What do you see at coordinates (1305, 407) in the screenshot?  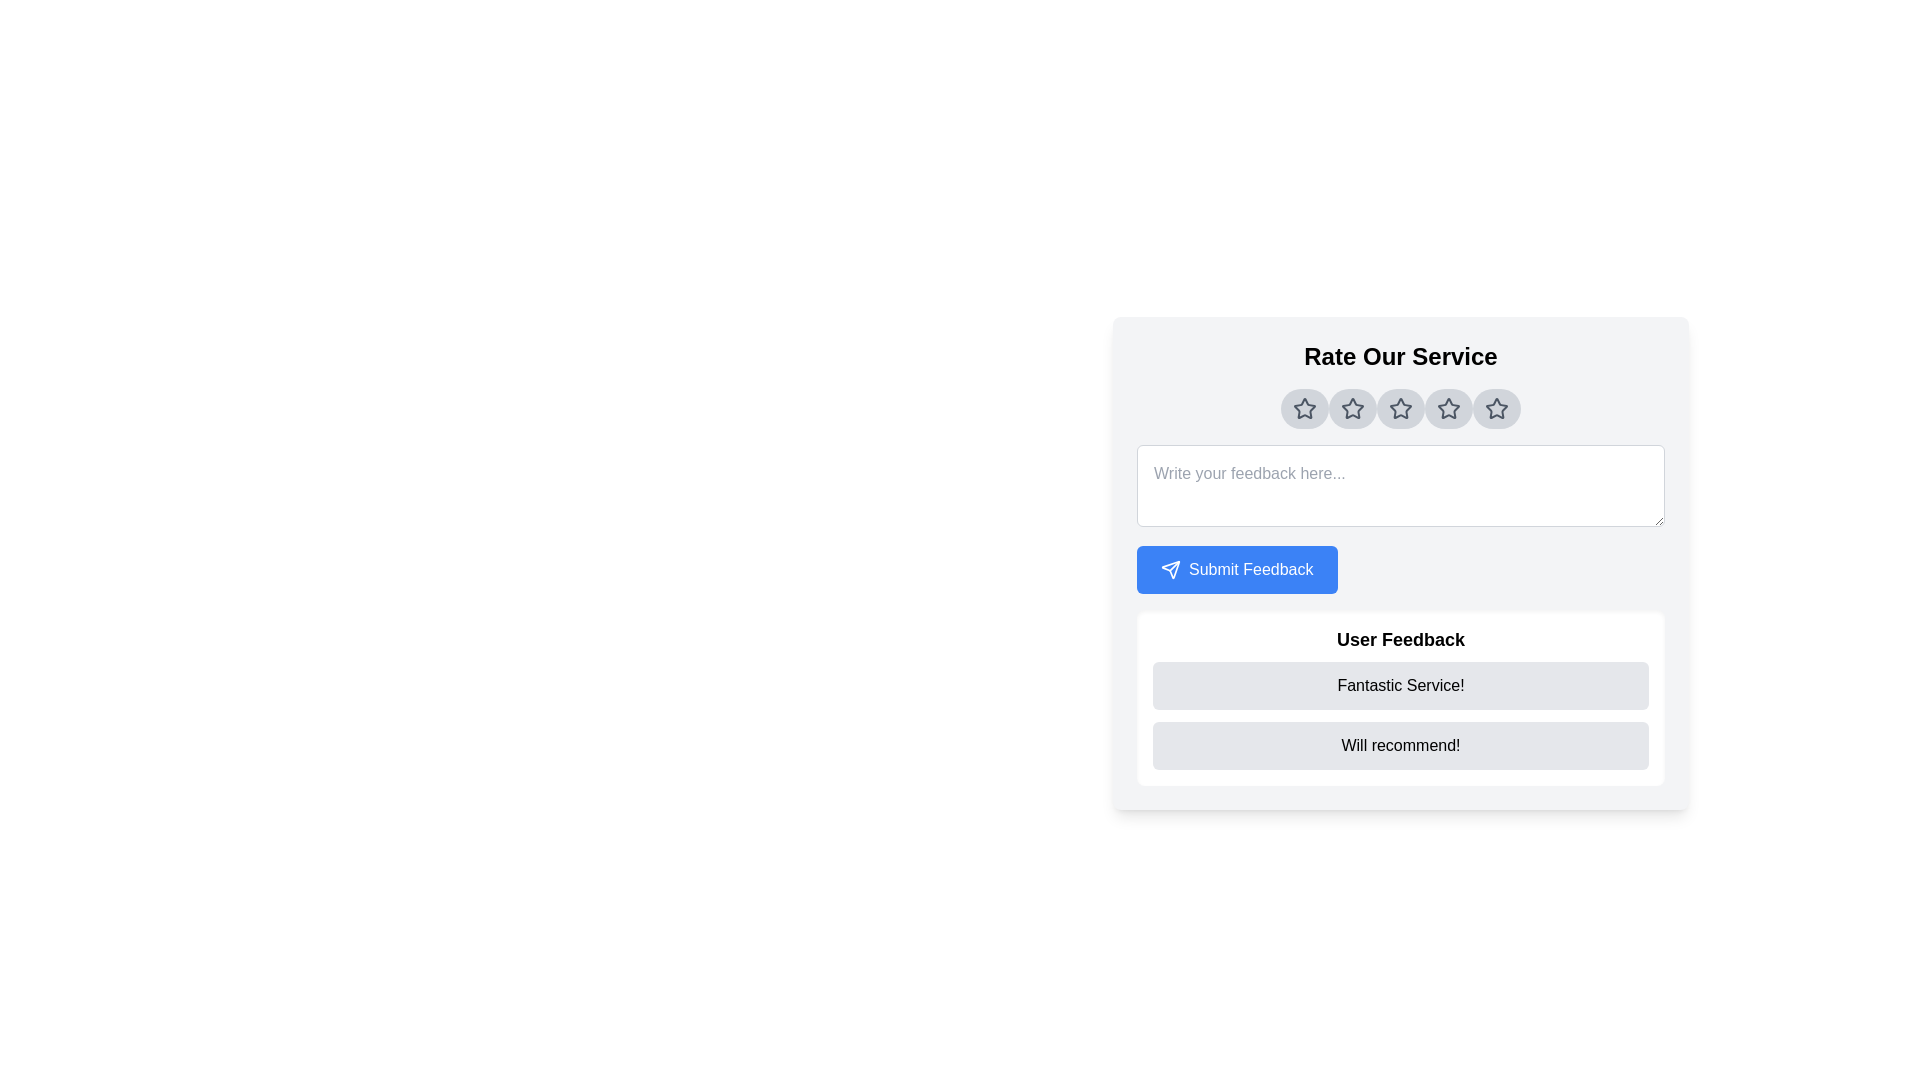 I see `the leftmost star rating icon, which is a hollow gray star used for rating mechanisms` at bounding box center [1305, 407].